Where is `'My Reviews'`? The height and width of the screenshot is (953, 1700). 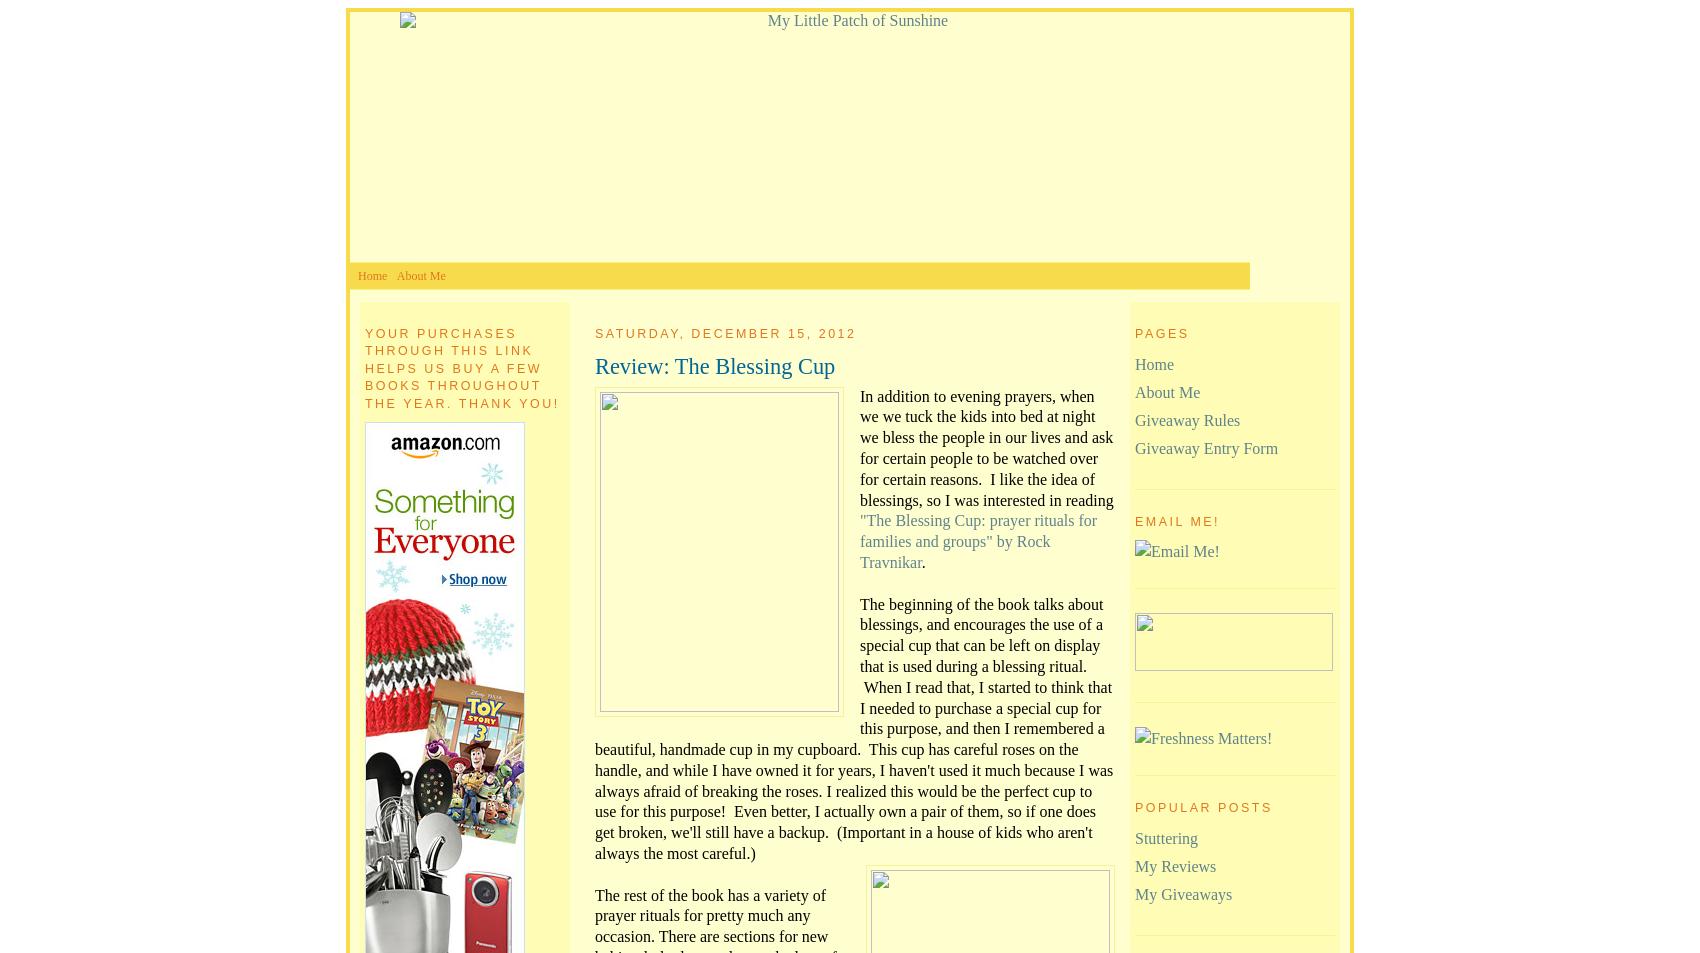
'My Reviews' is located at coordinates (1174, 866).